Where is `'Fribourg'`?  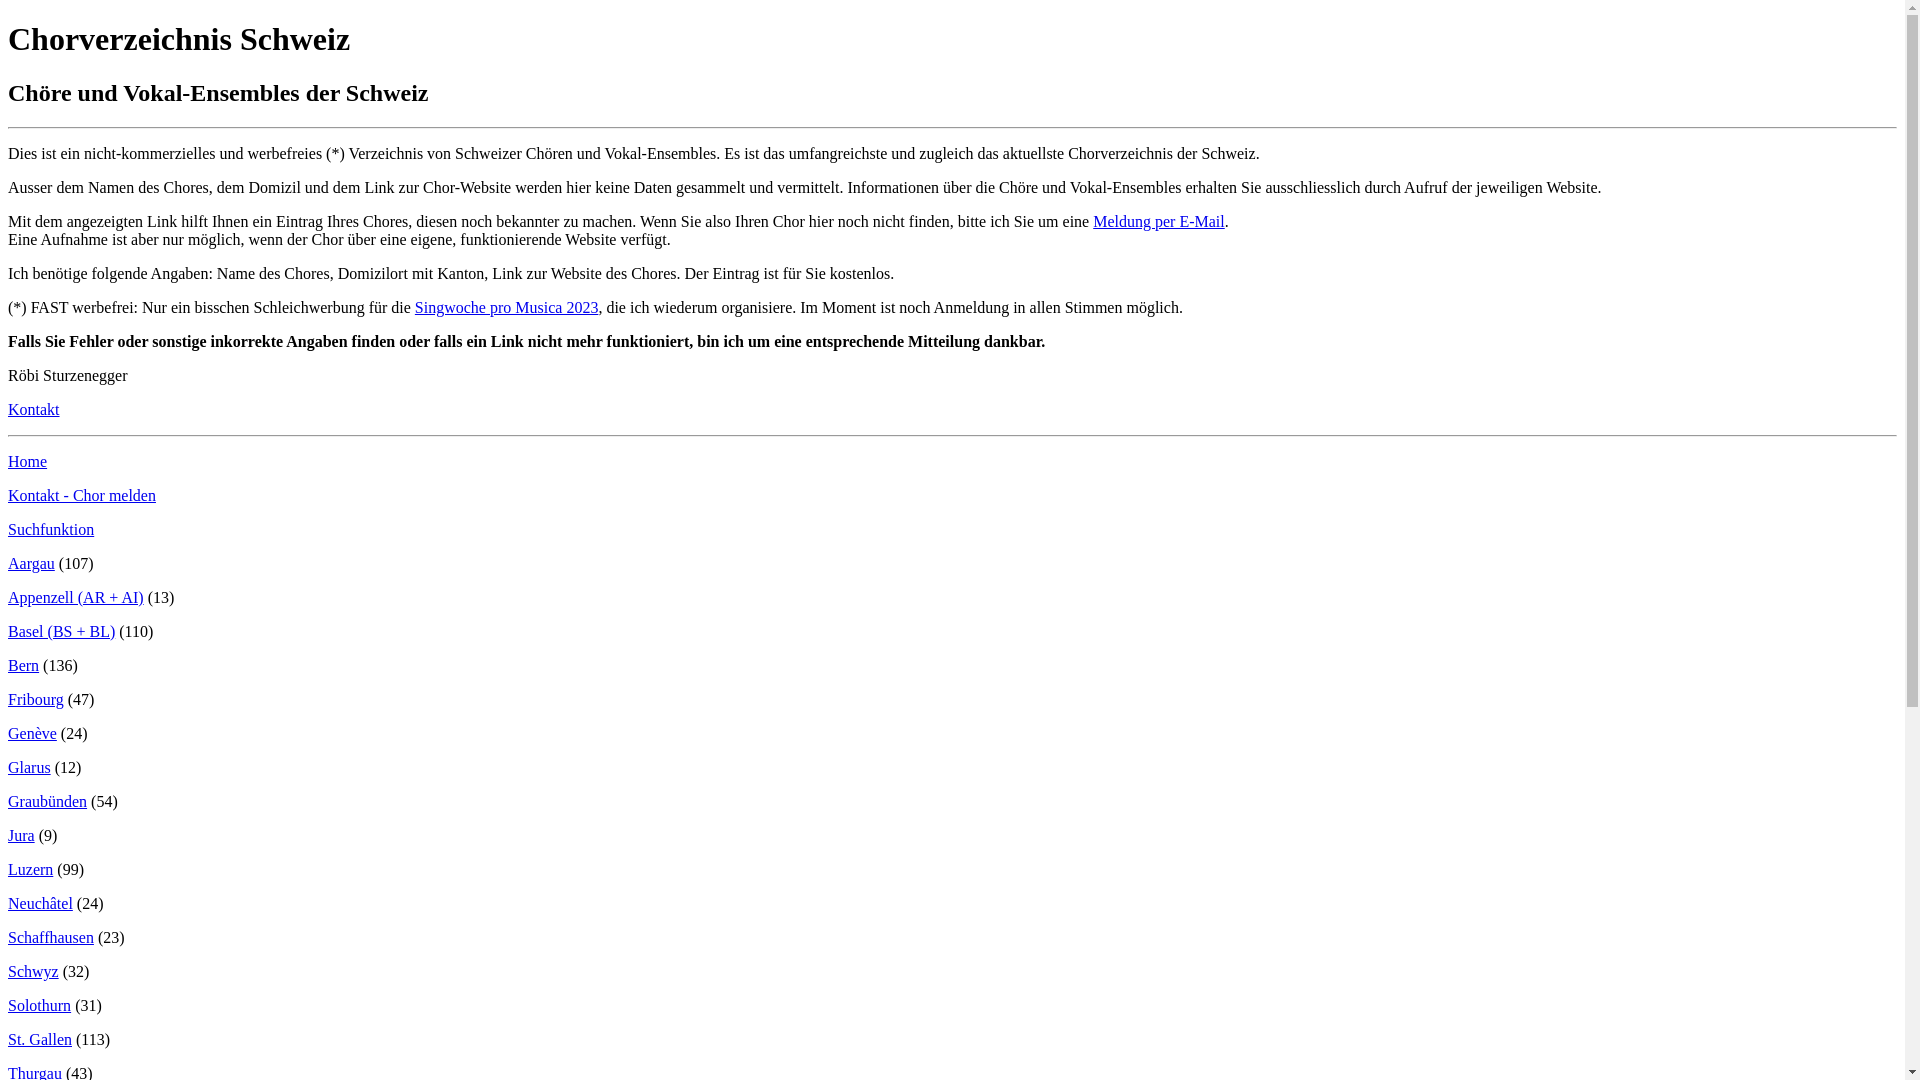 'Fribourg' is located at coordinates (35, 698).